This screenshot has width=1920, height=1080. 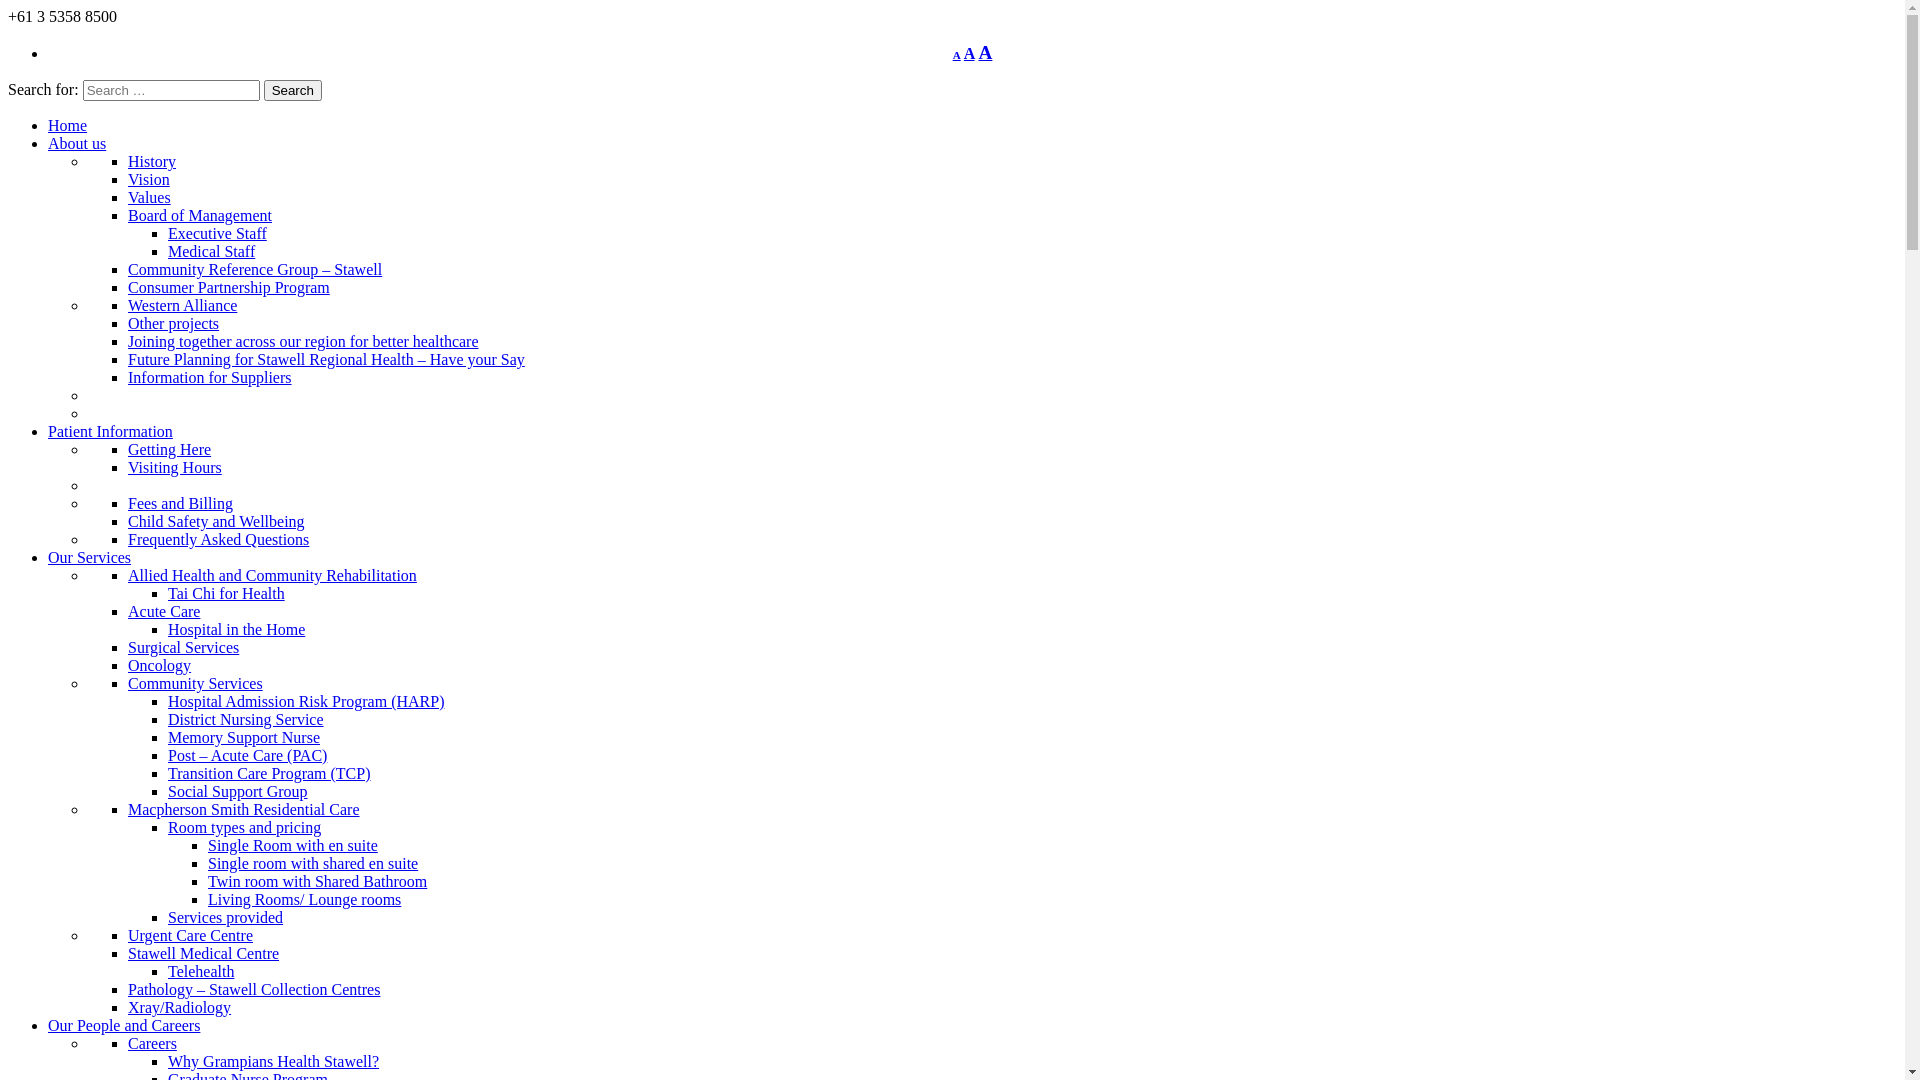 What do you see at coordinates (127, 178) in the screenshot?
I see `'Vision'` at bounding box center [127, 178].